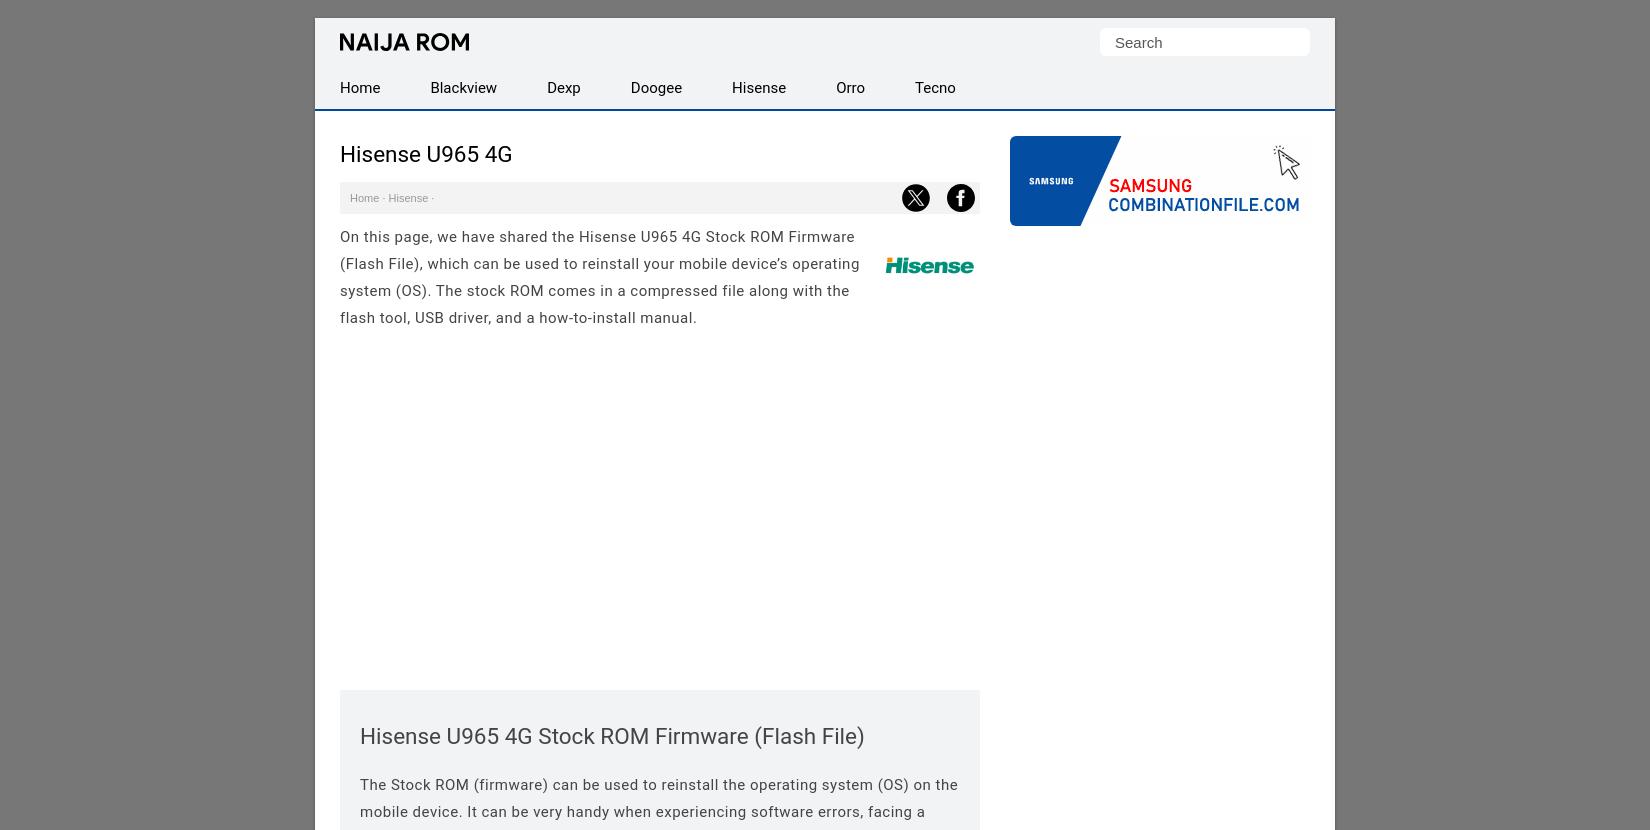  What do you see at coordinates (562, 87) in the screenshot?
I see `'Dexp'` at bounding box center [562, 87].